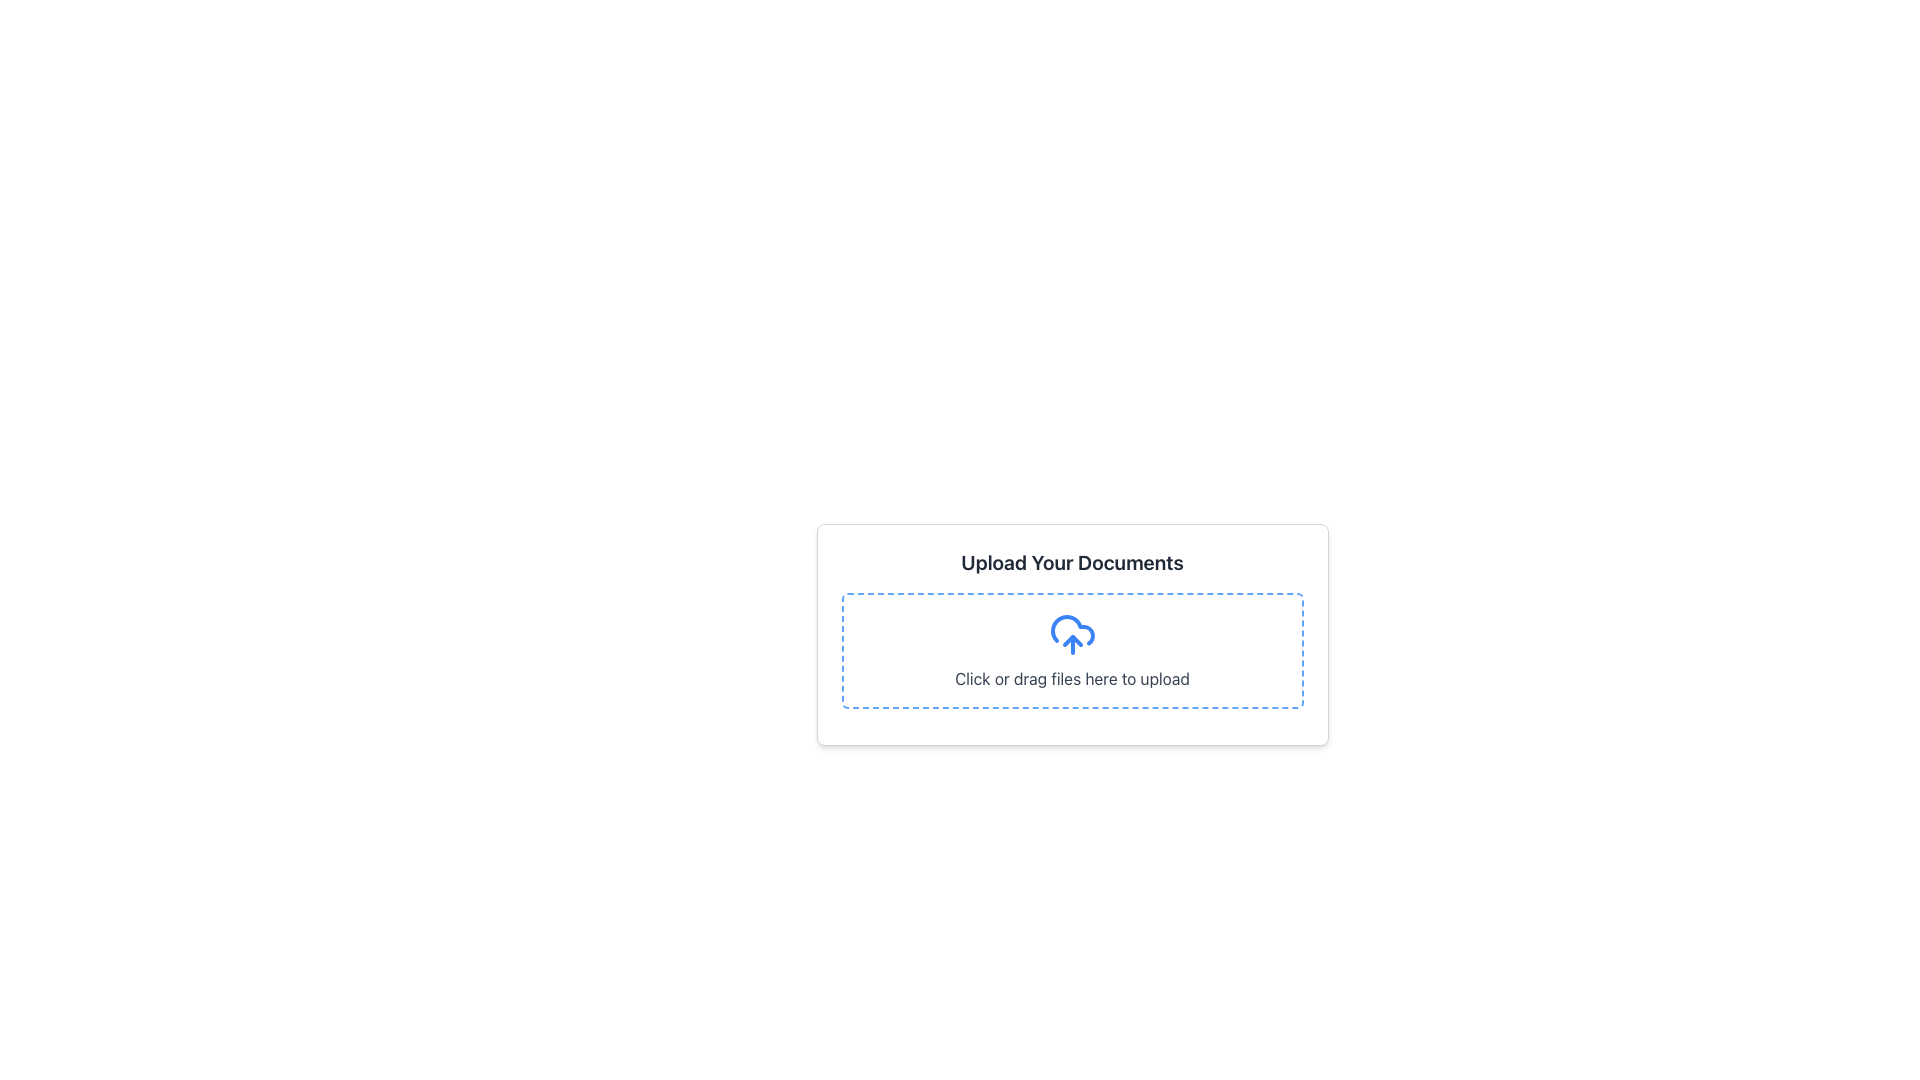 The width and height of the screenshot is (1920, 1080). I want to click on and drop files onto the File upload area, which is a rectangular area with a dashed blue border and an upload icon depicting a cloud with an upward arrow, so click(1071, 651).